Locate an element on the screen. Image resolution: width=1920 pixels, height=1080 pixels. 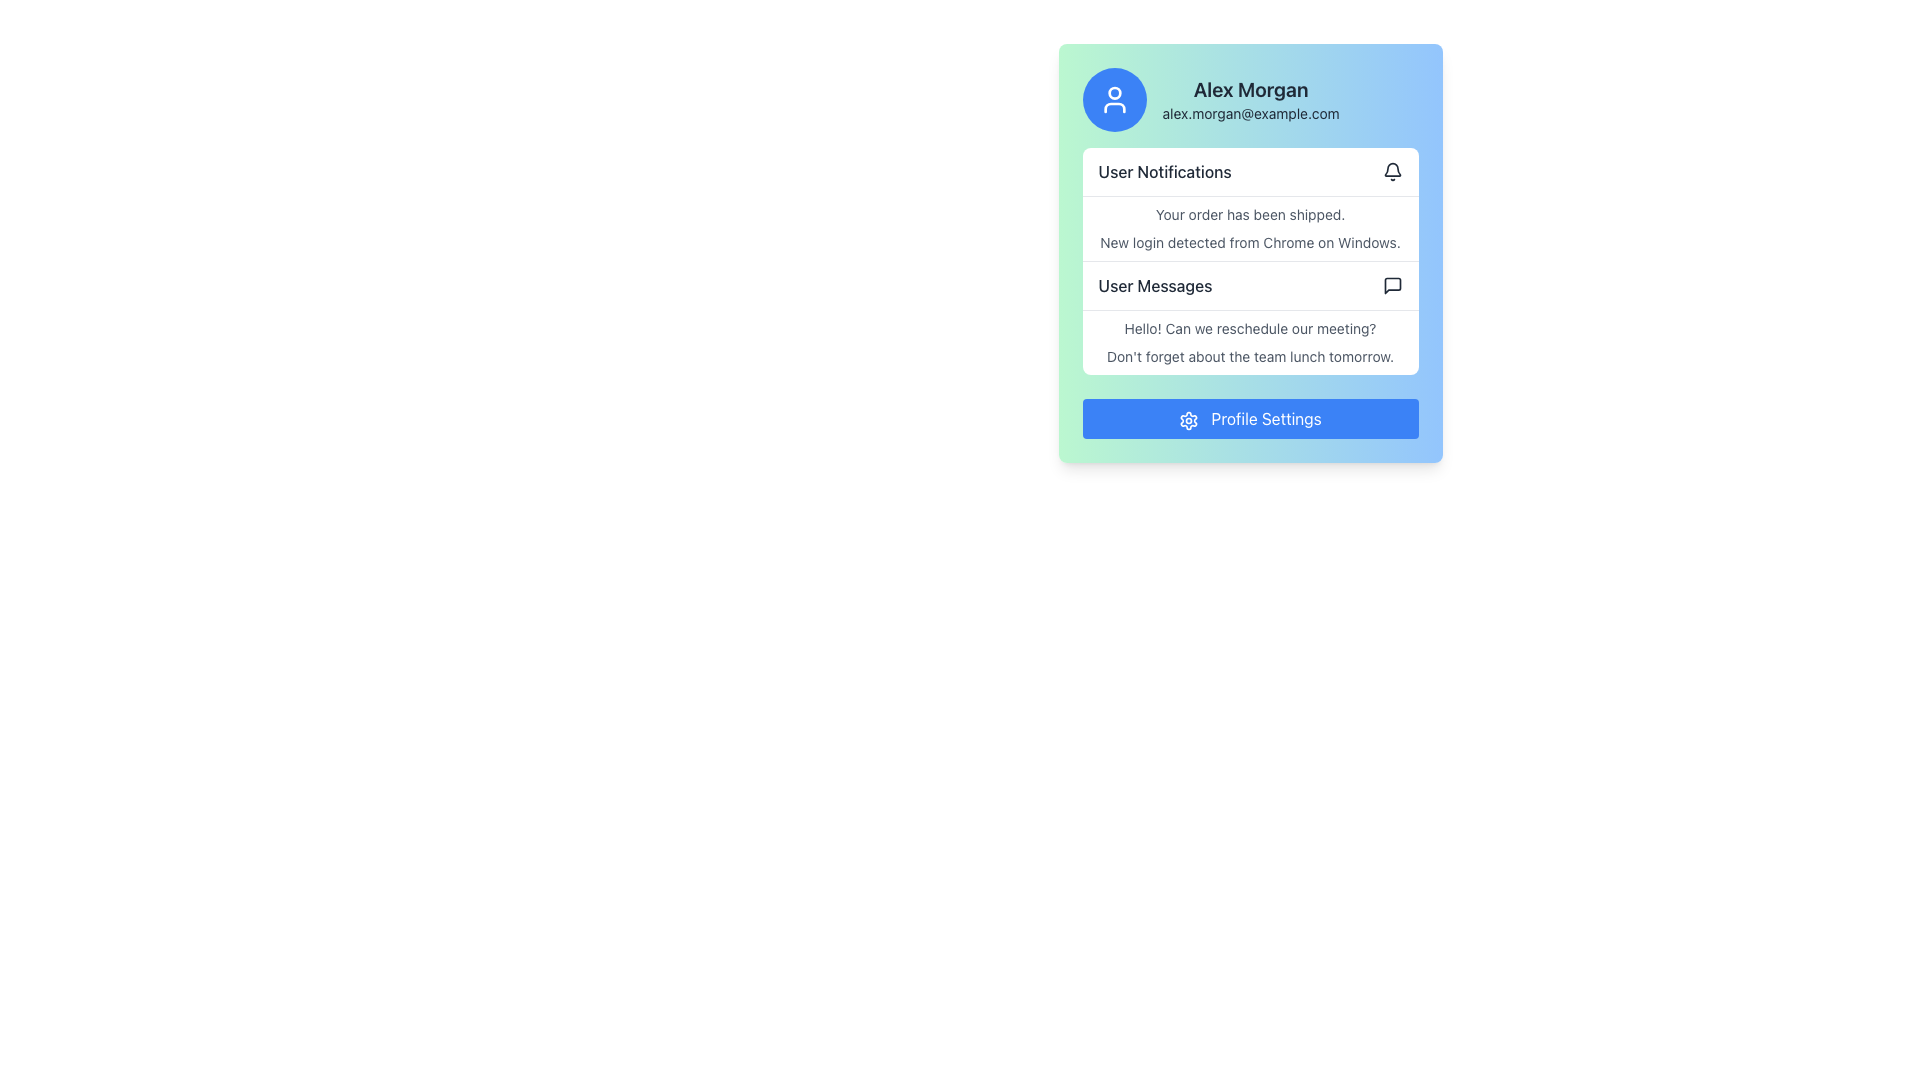
the circular blue user icon with a white user representation located at the upper left of the profile card, adjacent to the text 'Alex Morgan' and 'alex.morgan@example.com' is located at coordinates (1113, 100).